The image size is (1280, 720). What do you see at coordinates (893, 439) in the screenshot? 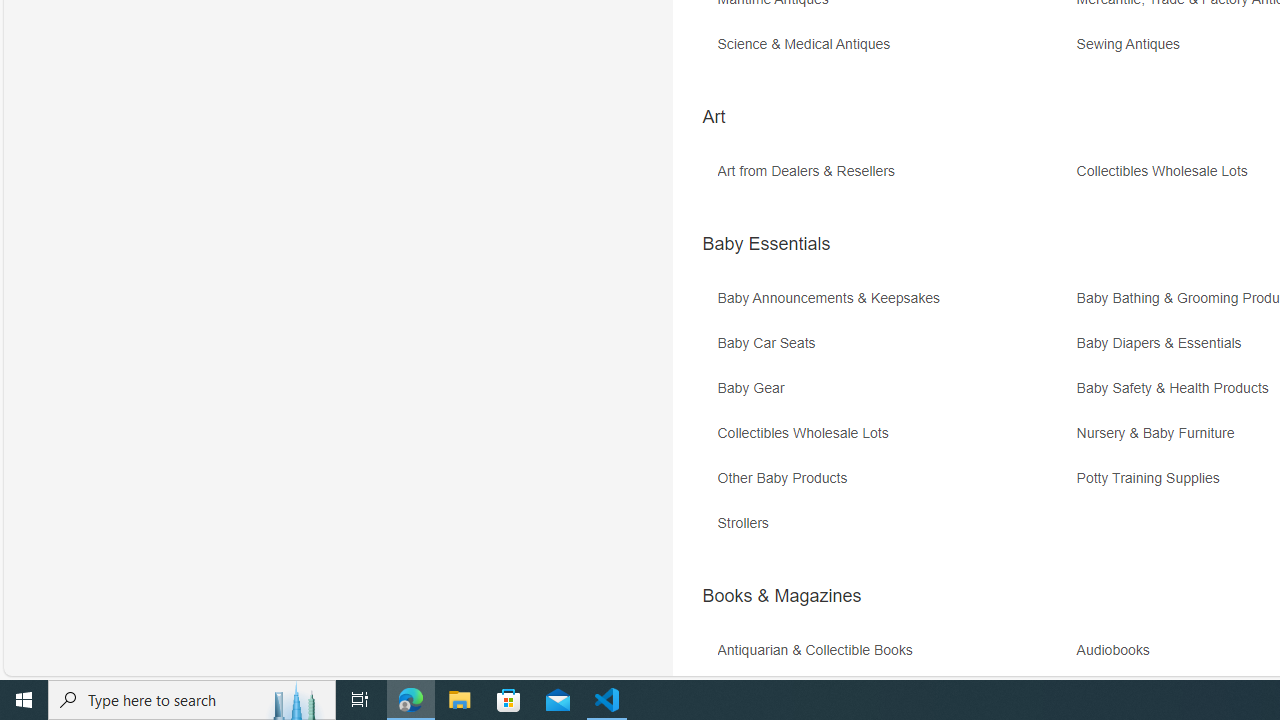
I see `'Collectibles Wholesale Lots'` at bounding box center [893, 439].